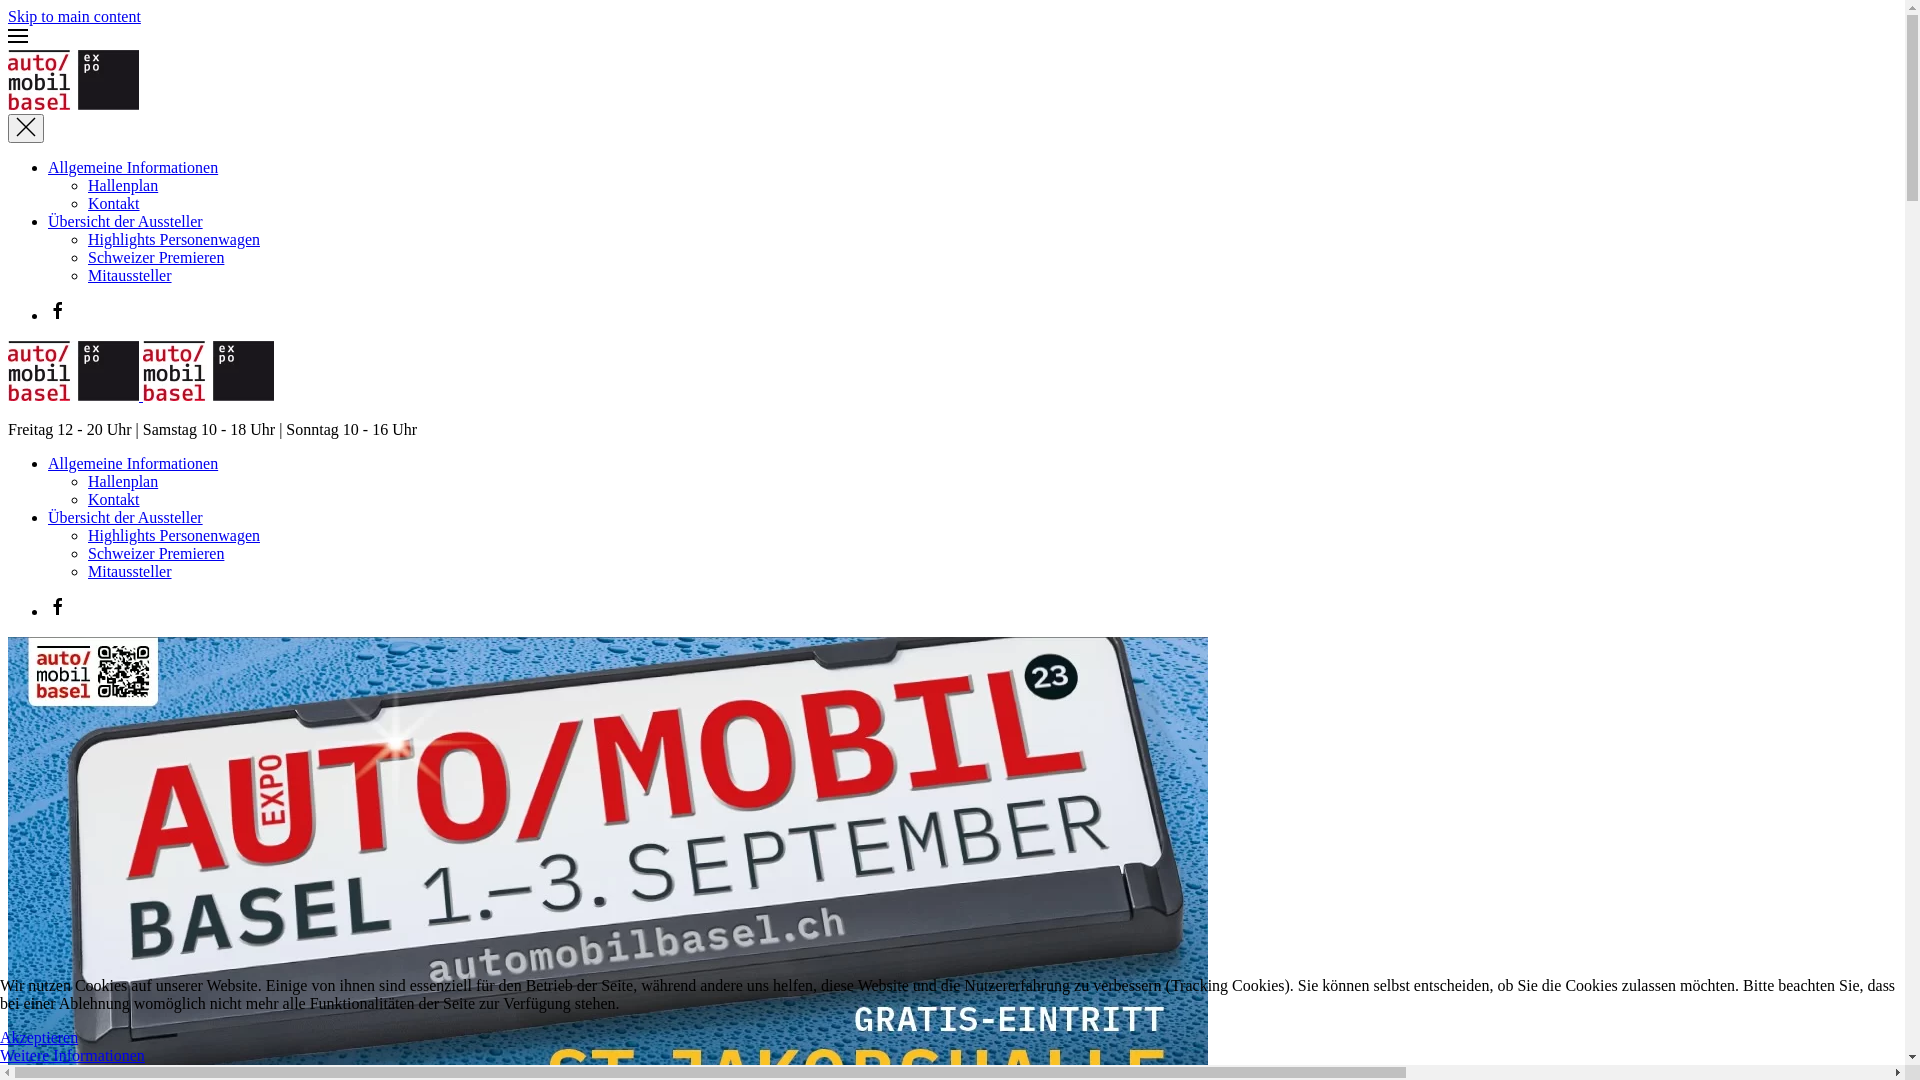  What do you see at coordinates (72, 1054) in the screenshot?
I see `'Weitere Informationen'` at bounding box center [72, 1054].